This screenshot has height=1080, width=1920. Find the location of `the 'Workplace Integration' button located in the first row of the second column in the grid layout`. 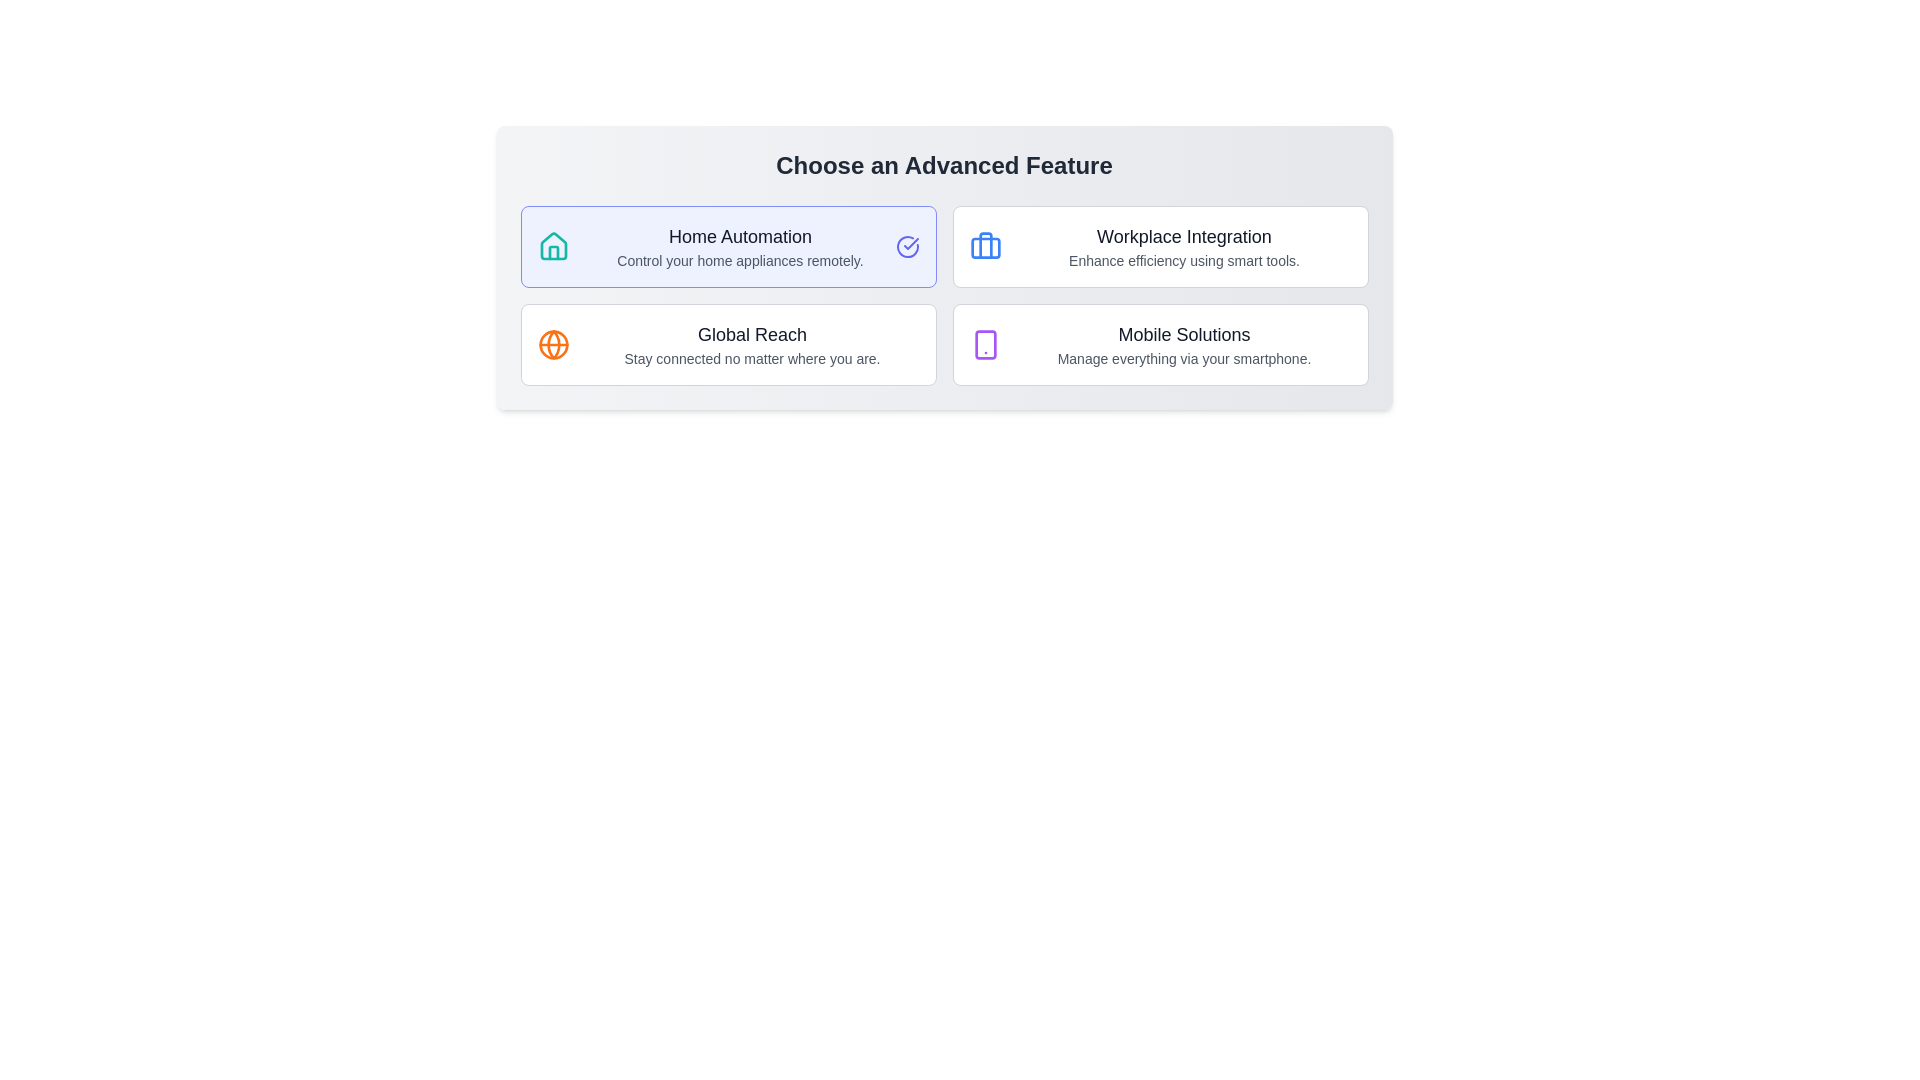

the 'Workplace Integration' button located in the first row of the second column in the grid layout is located at coordinates (1160, 245).